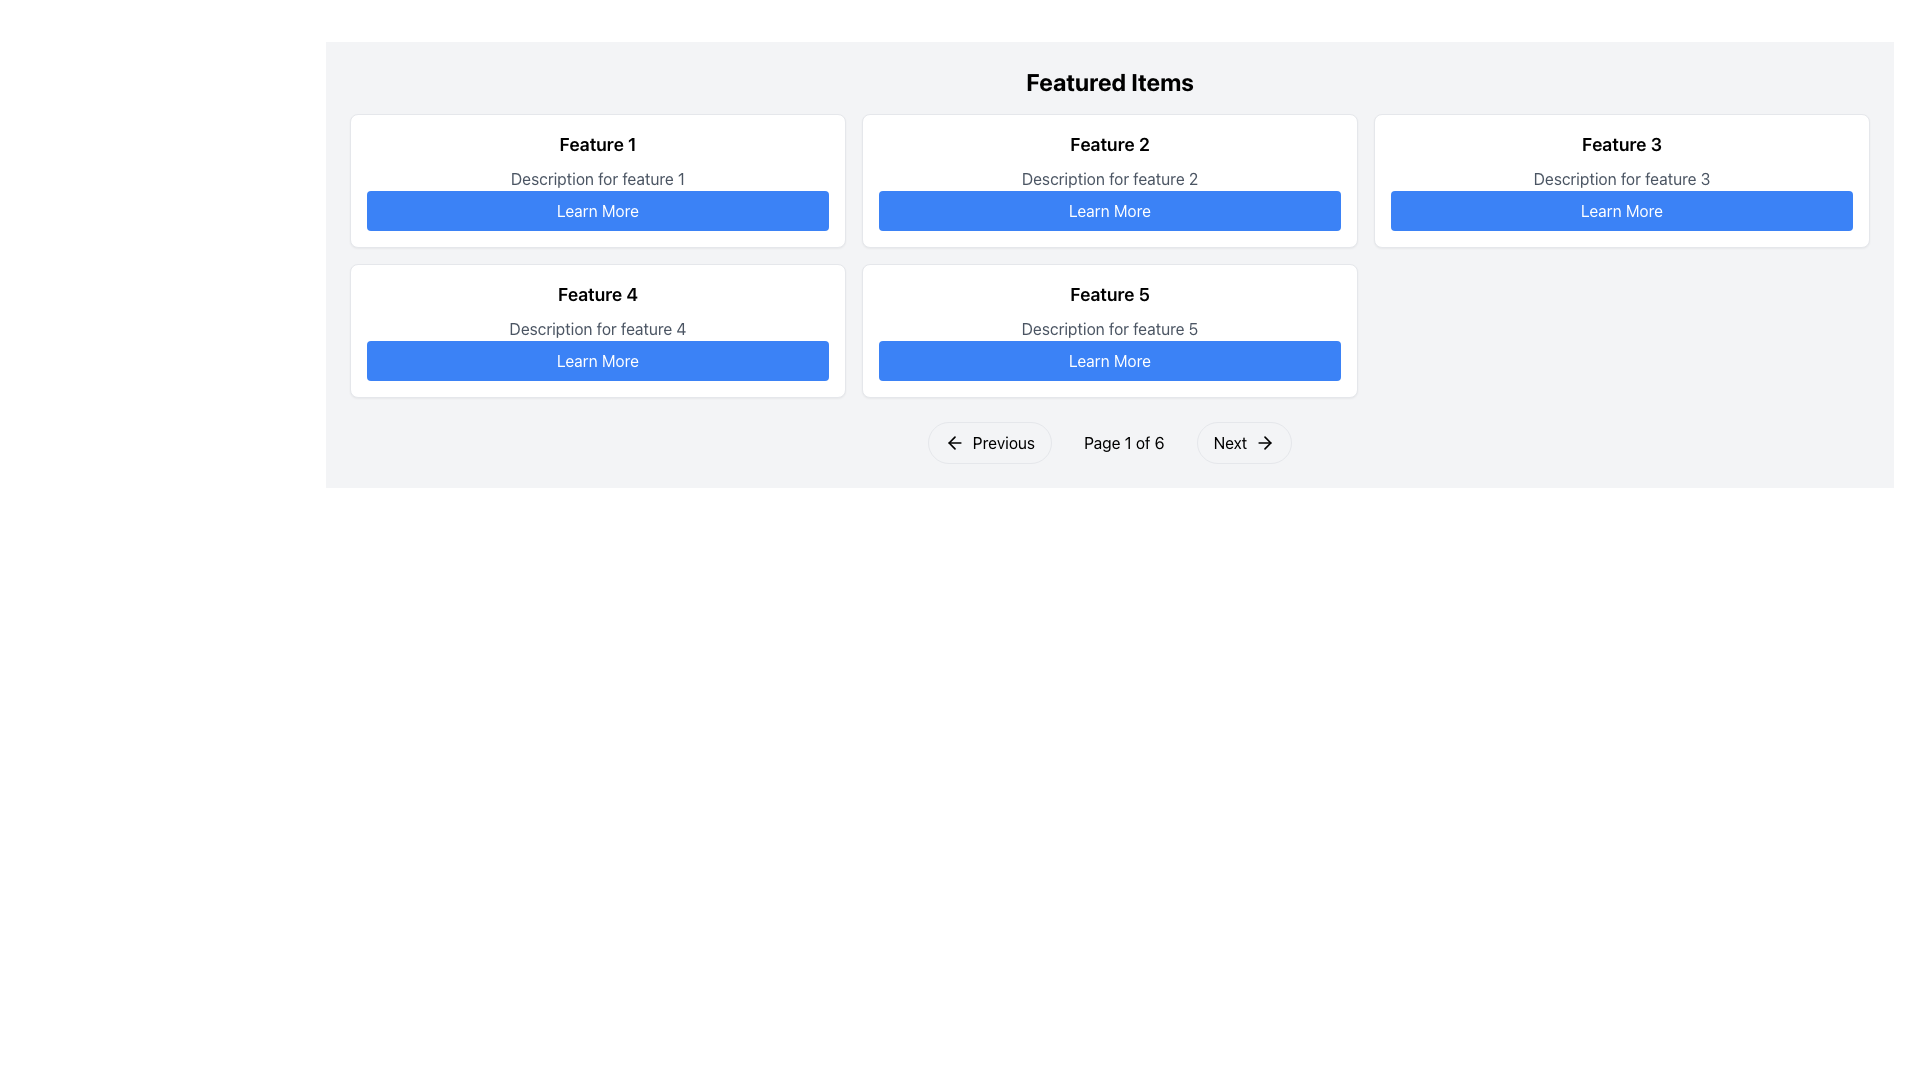 The height and width of the screenshot is (1080, 1920). What do you see at coordinates (1108, 211) in the screenshot?
I see `the button located at the bottom of the 'Feature 2' card, beneath the description text 'Description for feature 2'` at bounding box center [1108, 211].